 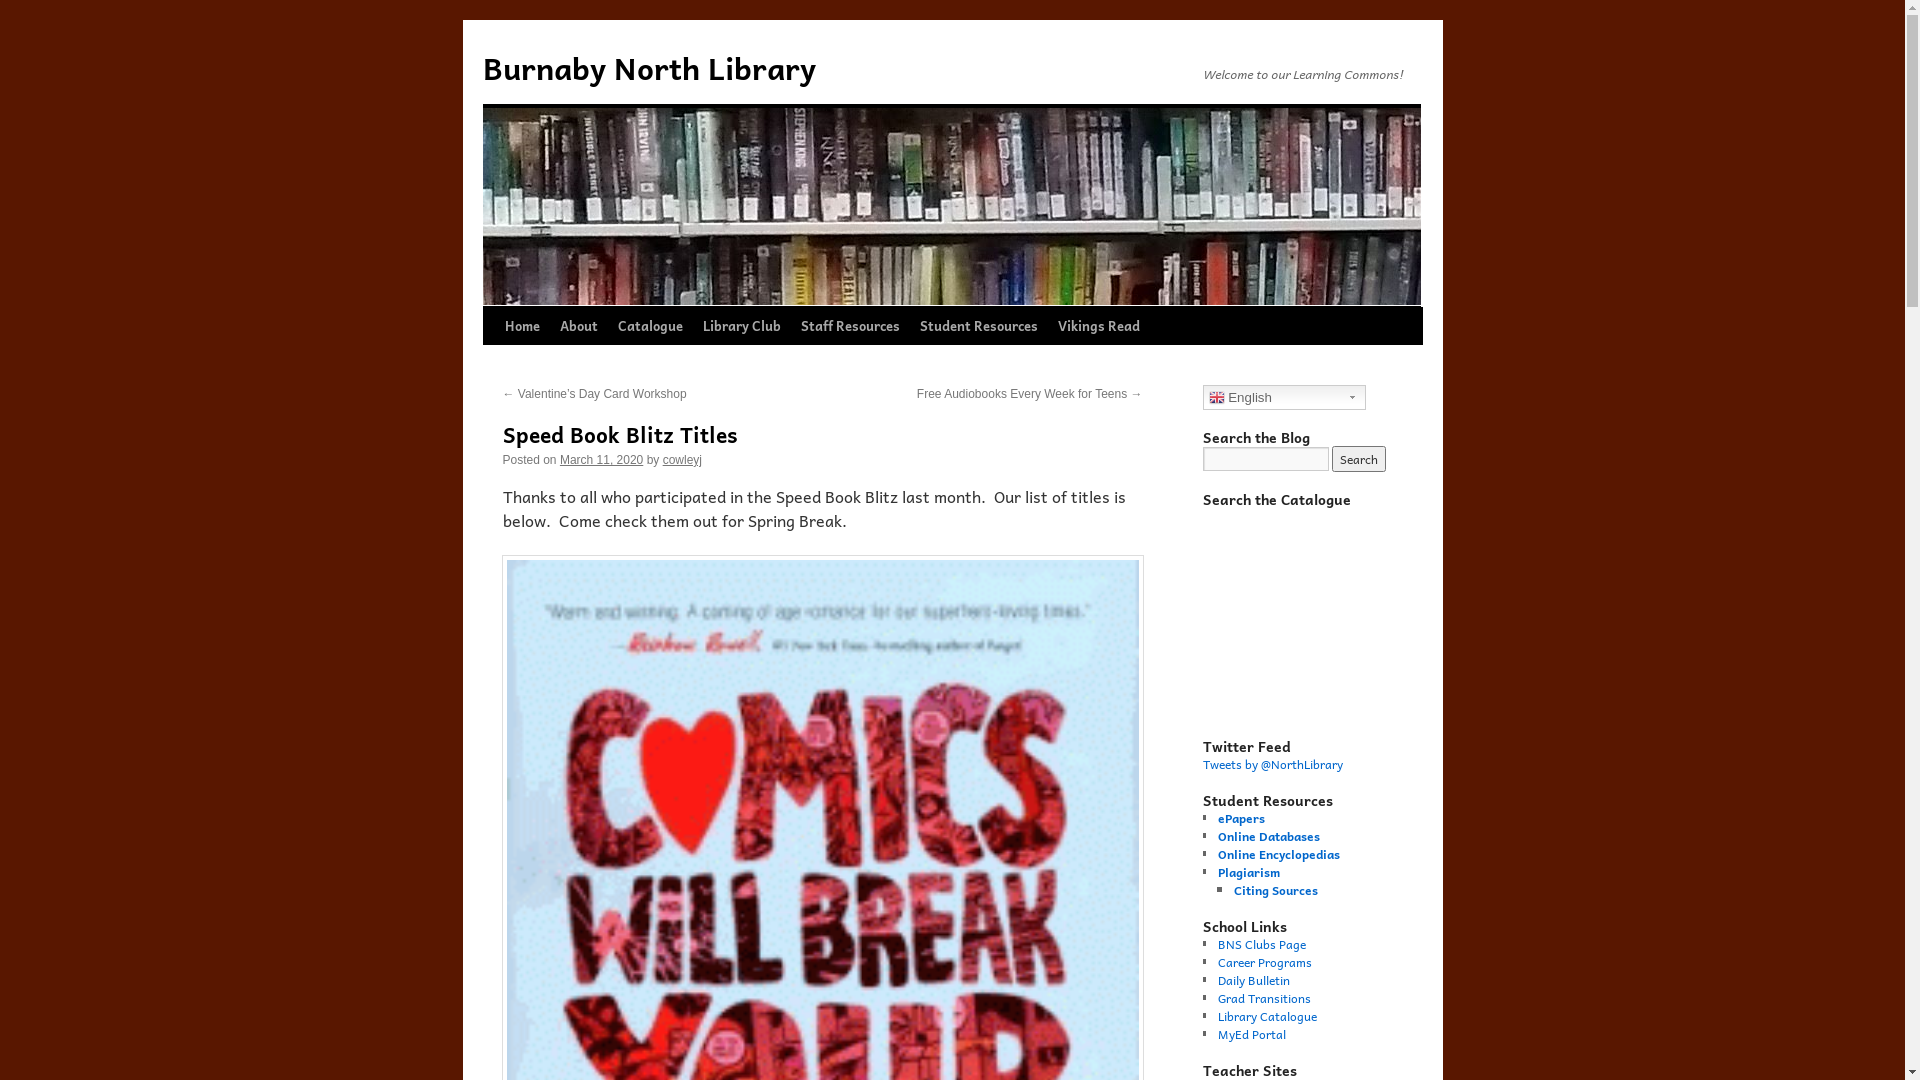 What do you see at coordinates (1271, 763) in the screenshot?
I see `'Tweets by @NorthLibrary'` at bounding box center [1271, 763].